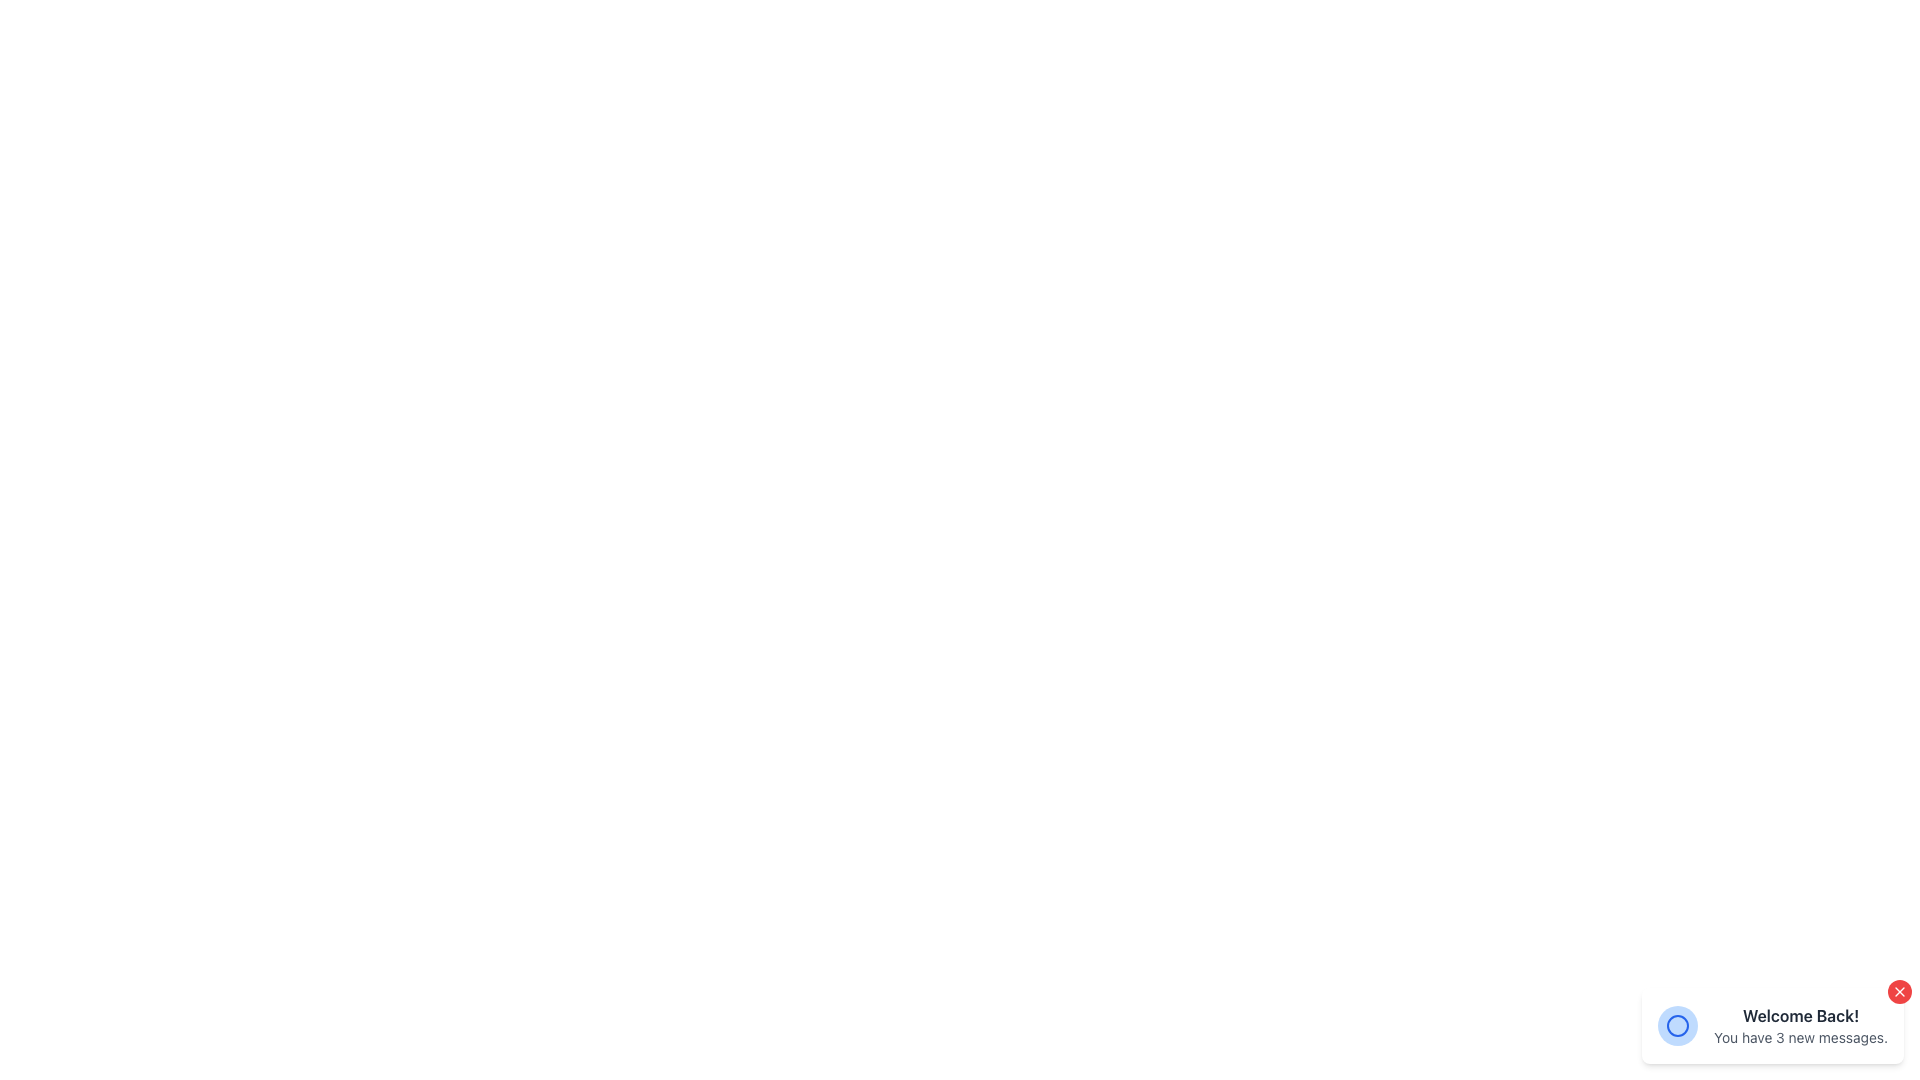  What do you see at coordinates (1678, 1026) in the screenshot?
I see `the SVG circle icon located inside the notification card with the text 'Welcome Back!' in the bottom-right corner of the UI` at bounding box center [1678, 1026].